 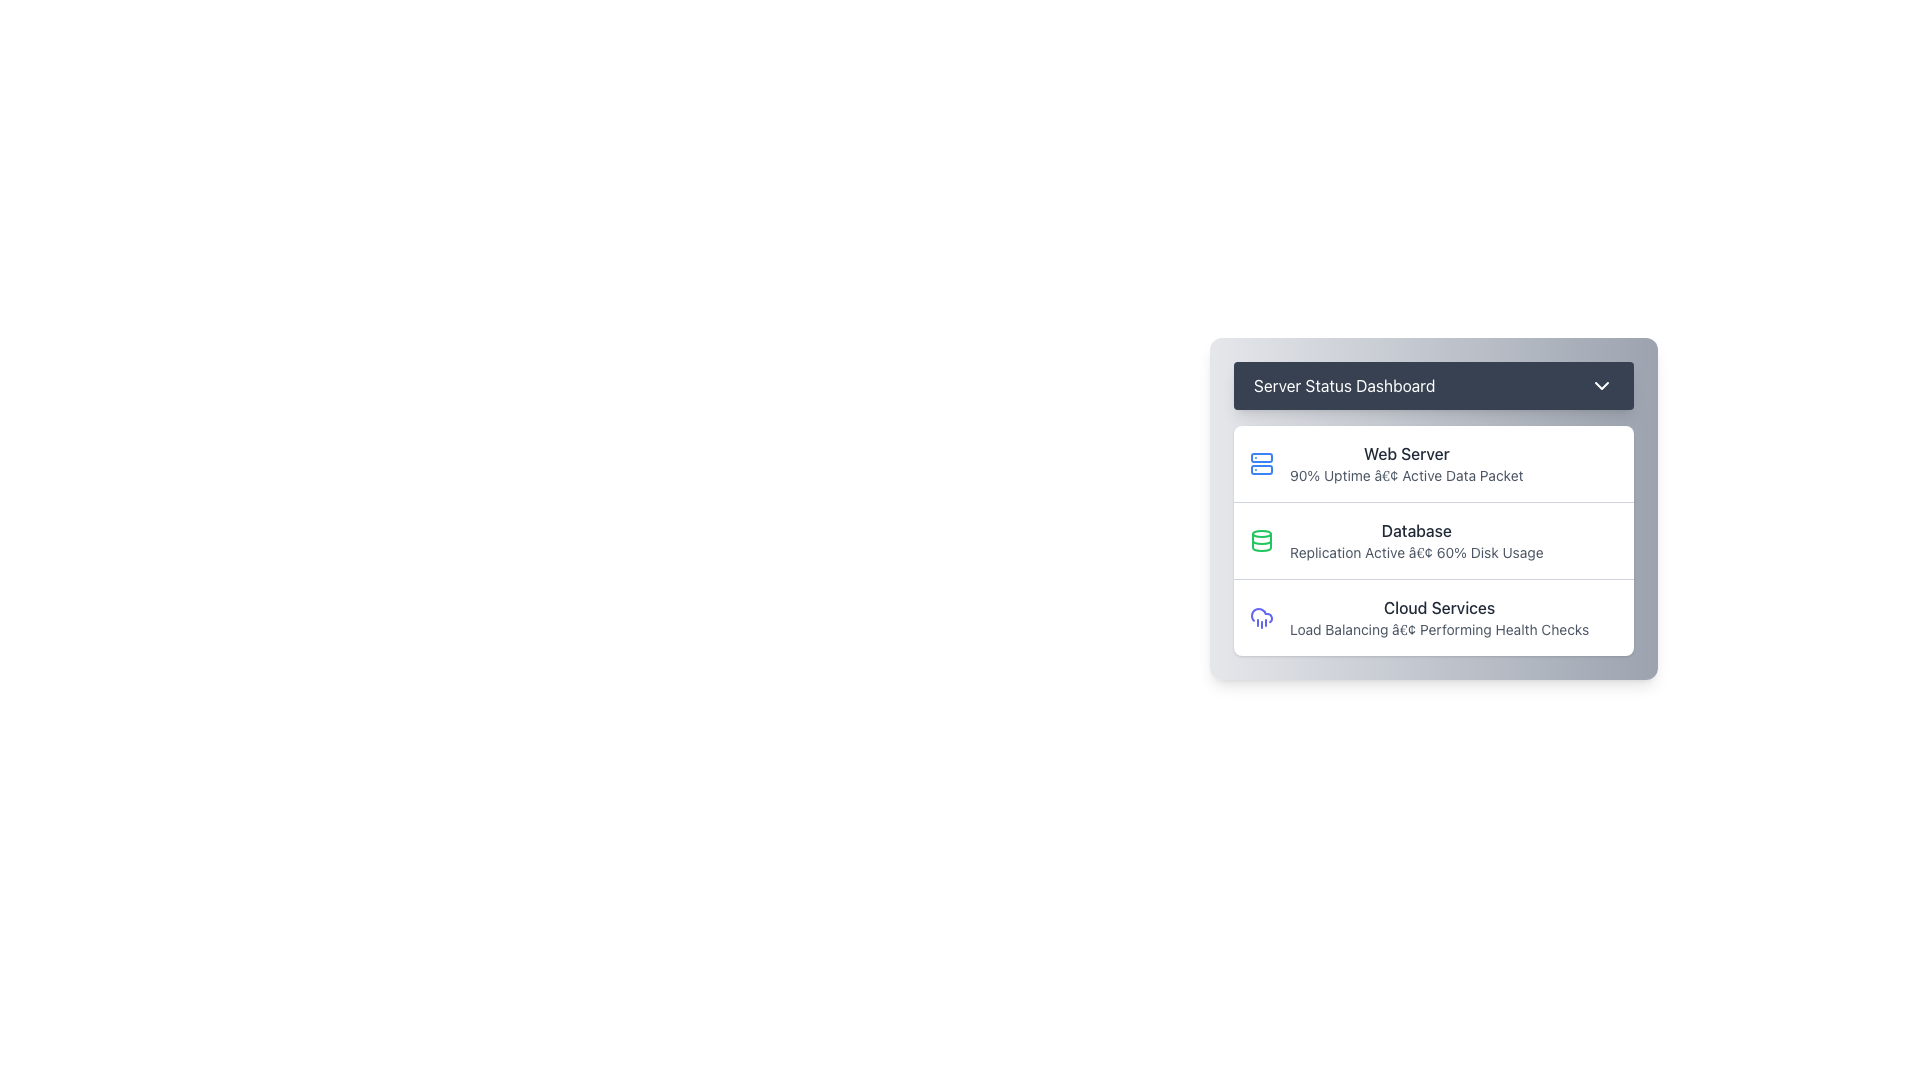 I want to click on text contained in the Information Card titled 'Web Server', which displays '90% Uptime • Active Data Packet', so click(x=1433, y=463).